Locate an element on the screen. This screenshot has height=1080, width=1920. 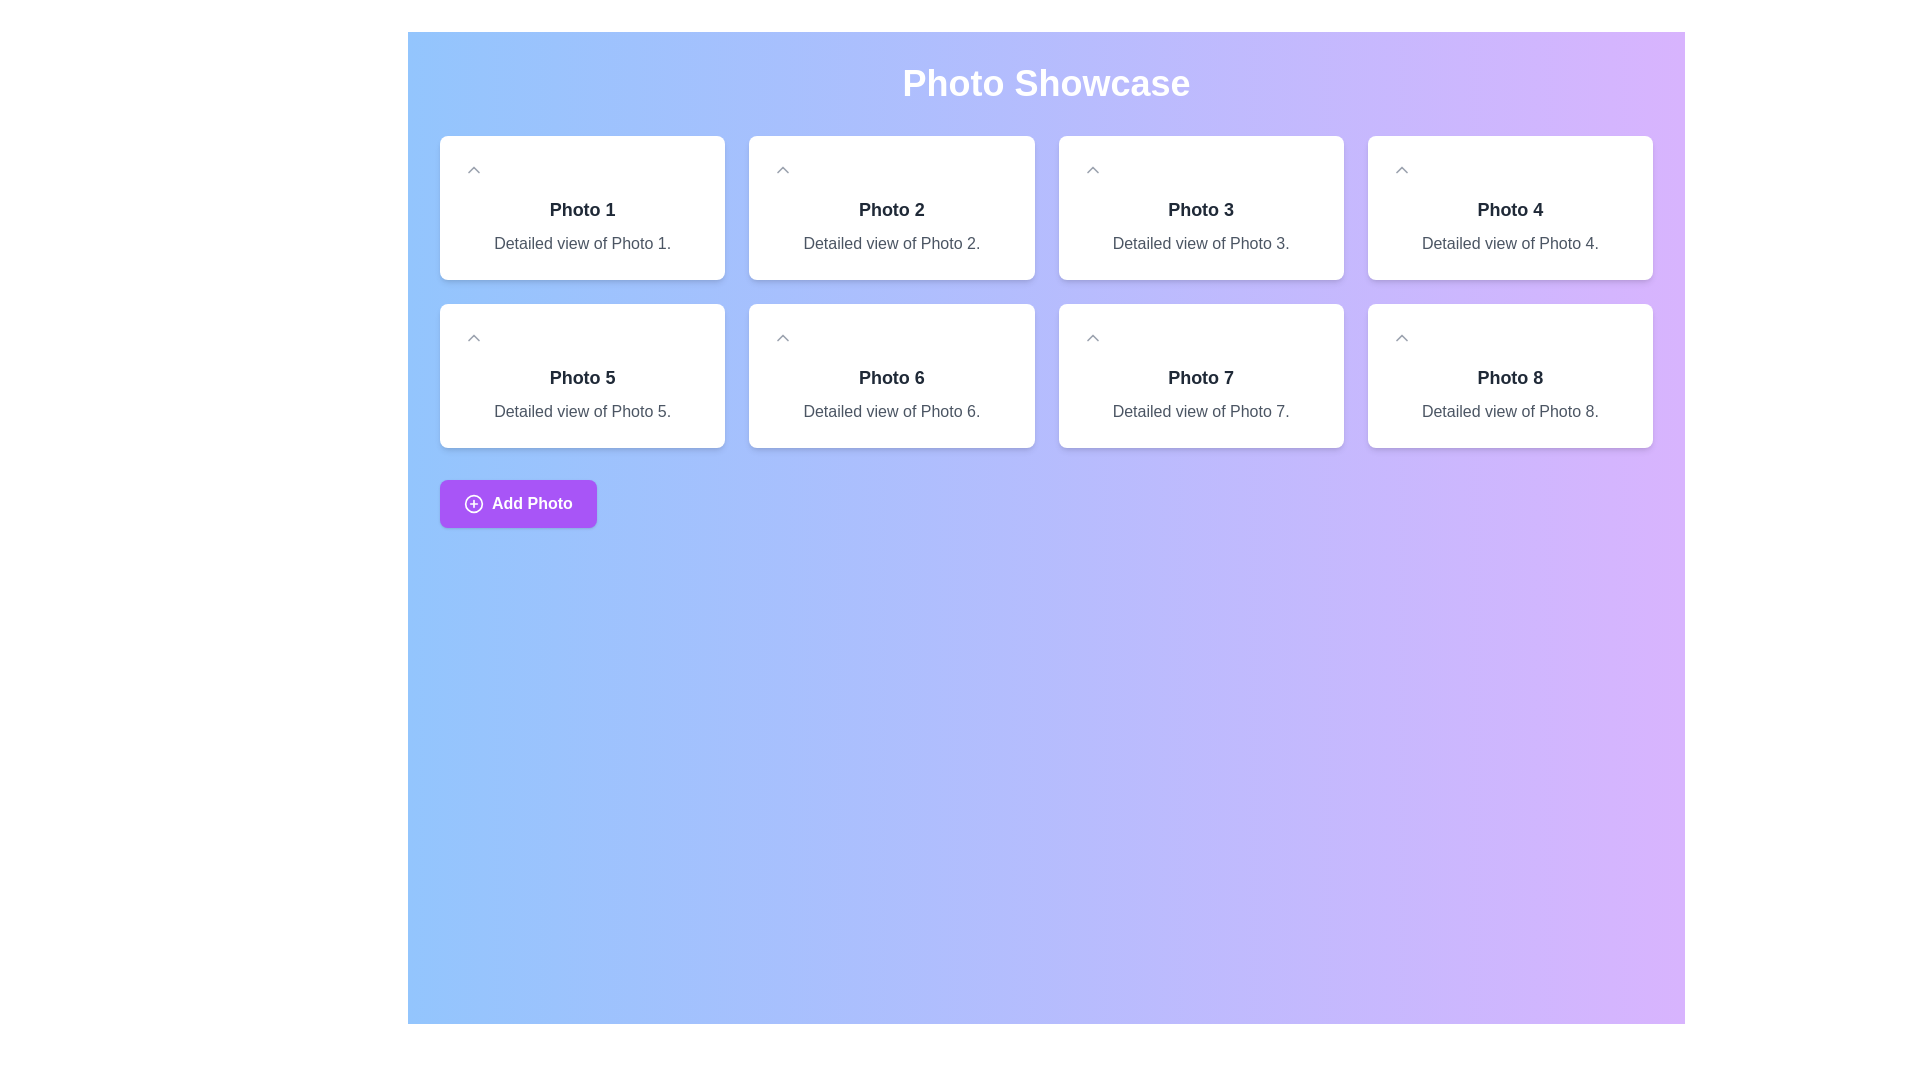
the text label 'Photo 3' is located at coordinates (1200, 209).